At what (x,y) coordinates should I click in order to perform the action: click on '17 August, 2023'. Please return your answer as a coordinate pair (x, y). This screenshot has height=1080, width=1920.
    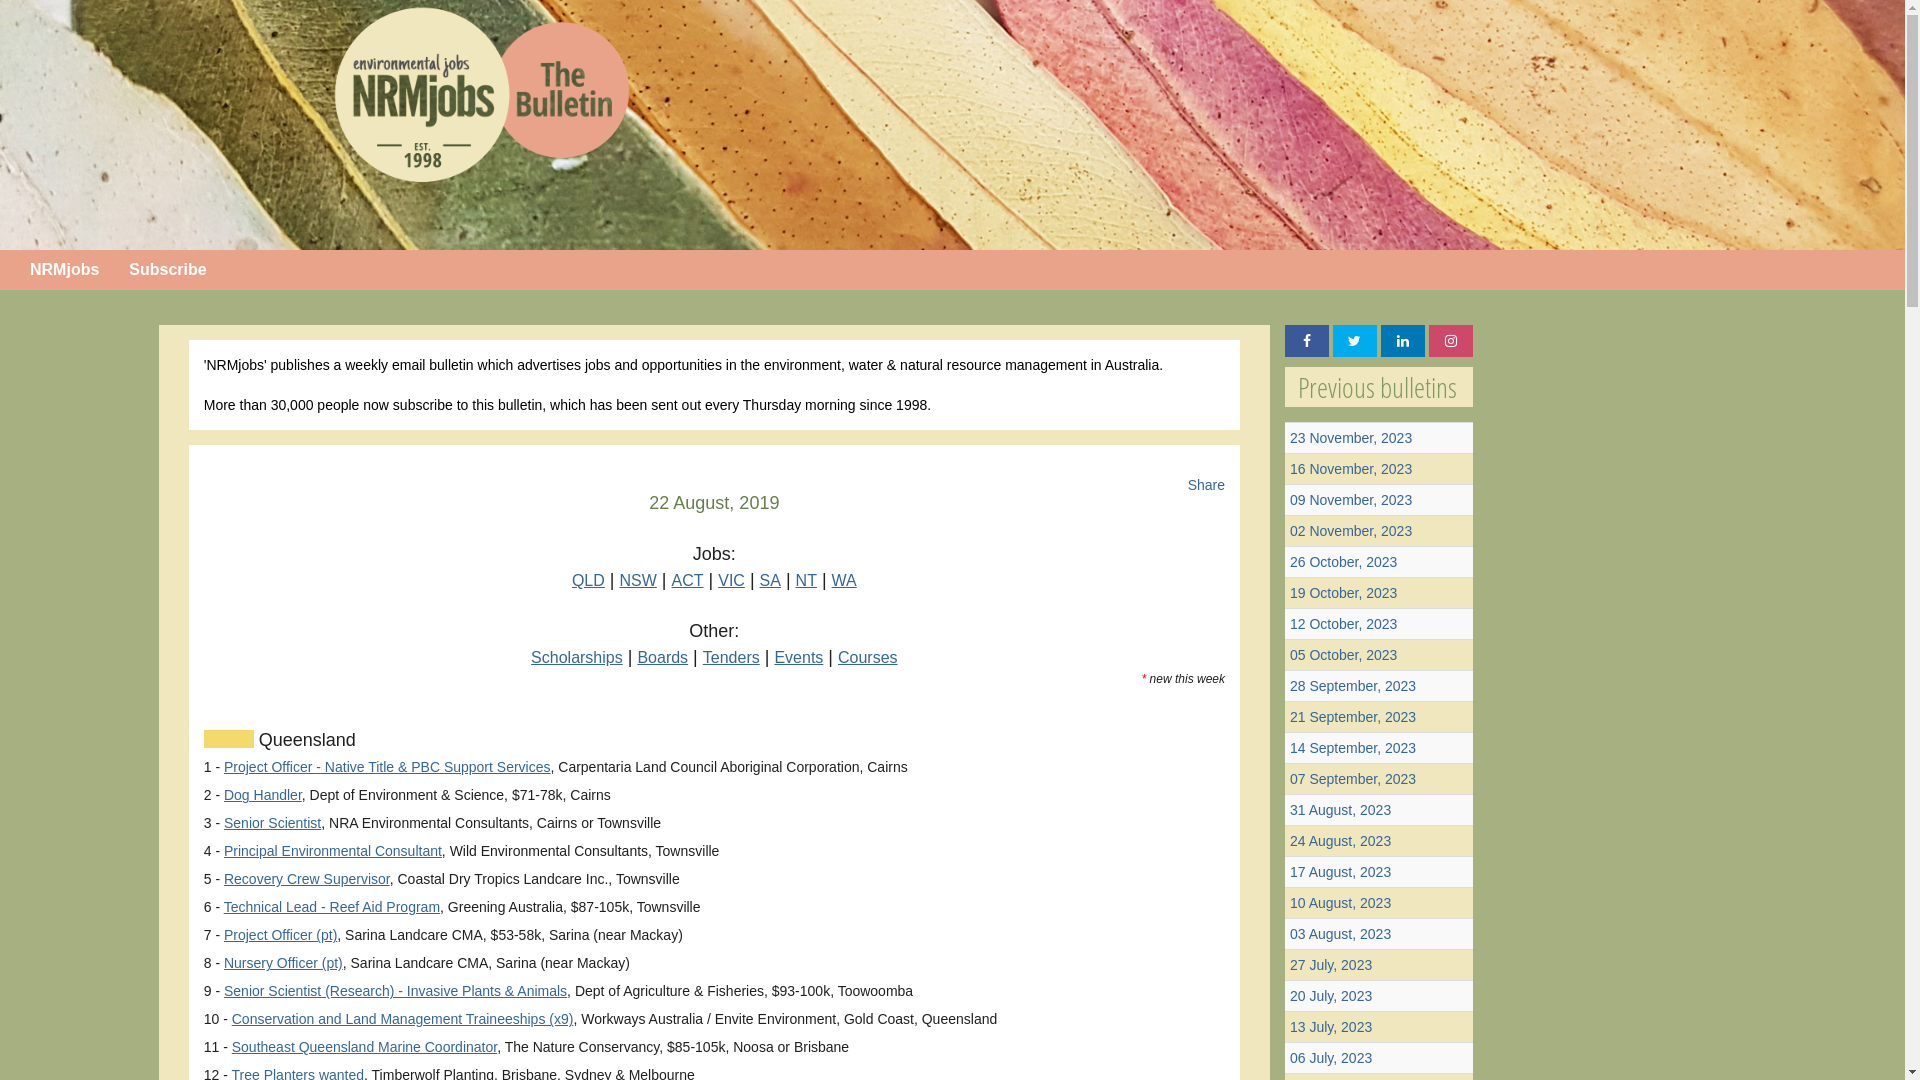
    Looking at the image, I should click on (1340, 870).